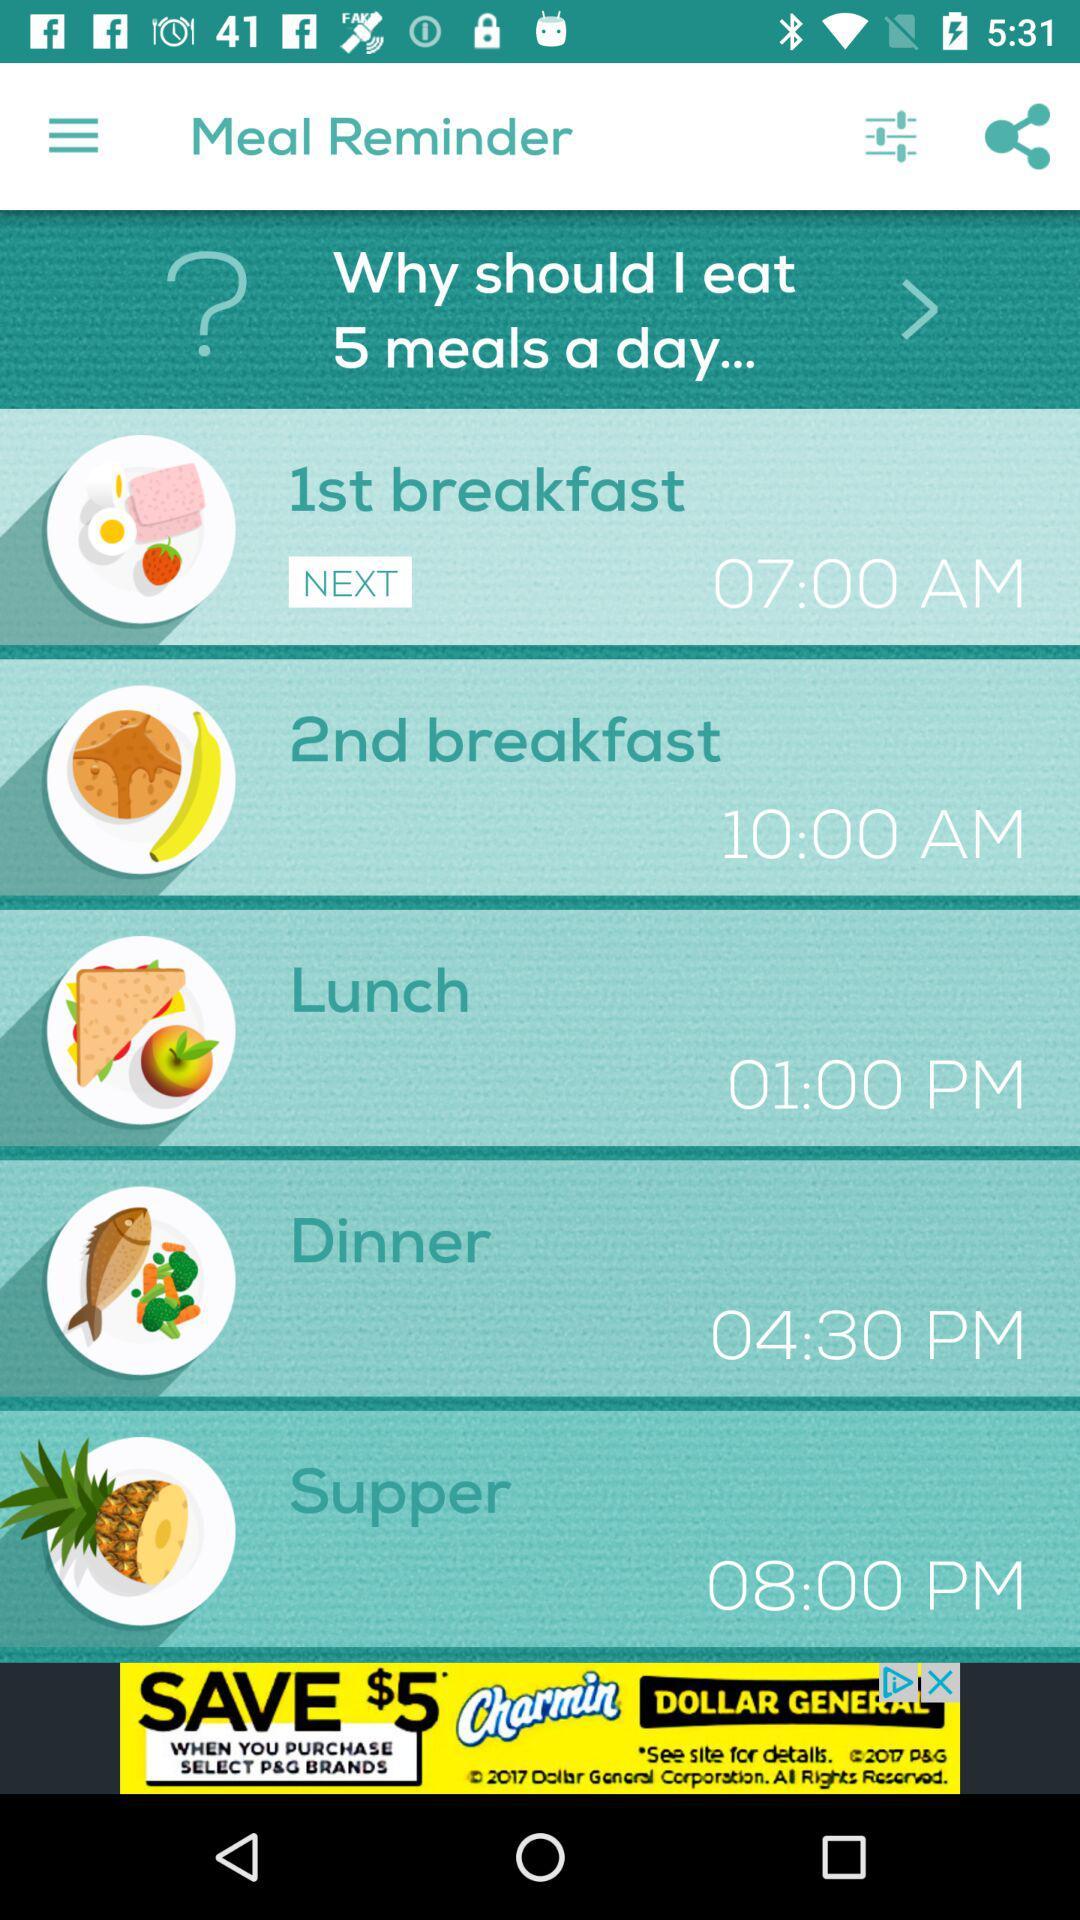 This screenshot has width=1080, height=1920. What do you see at coordinates (540, 1727) in the screenshot?
I see `display advertisement` at bounding box center [540, 1727].